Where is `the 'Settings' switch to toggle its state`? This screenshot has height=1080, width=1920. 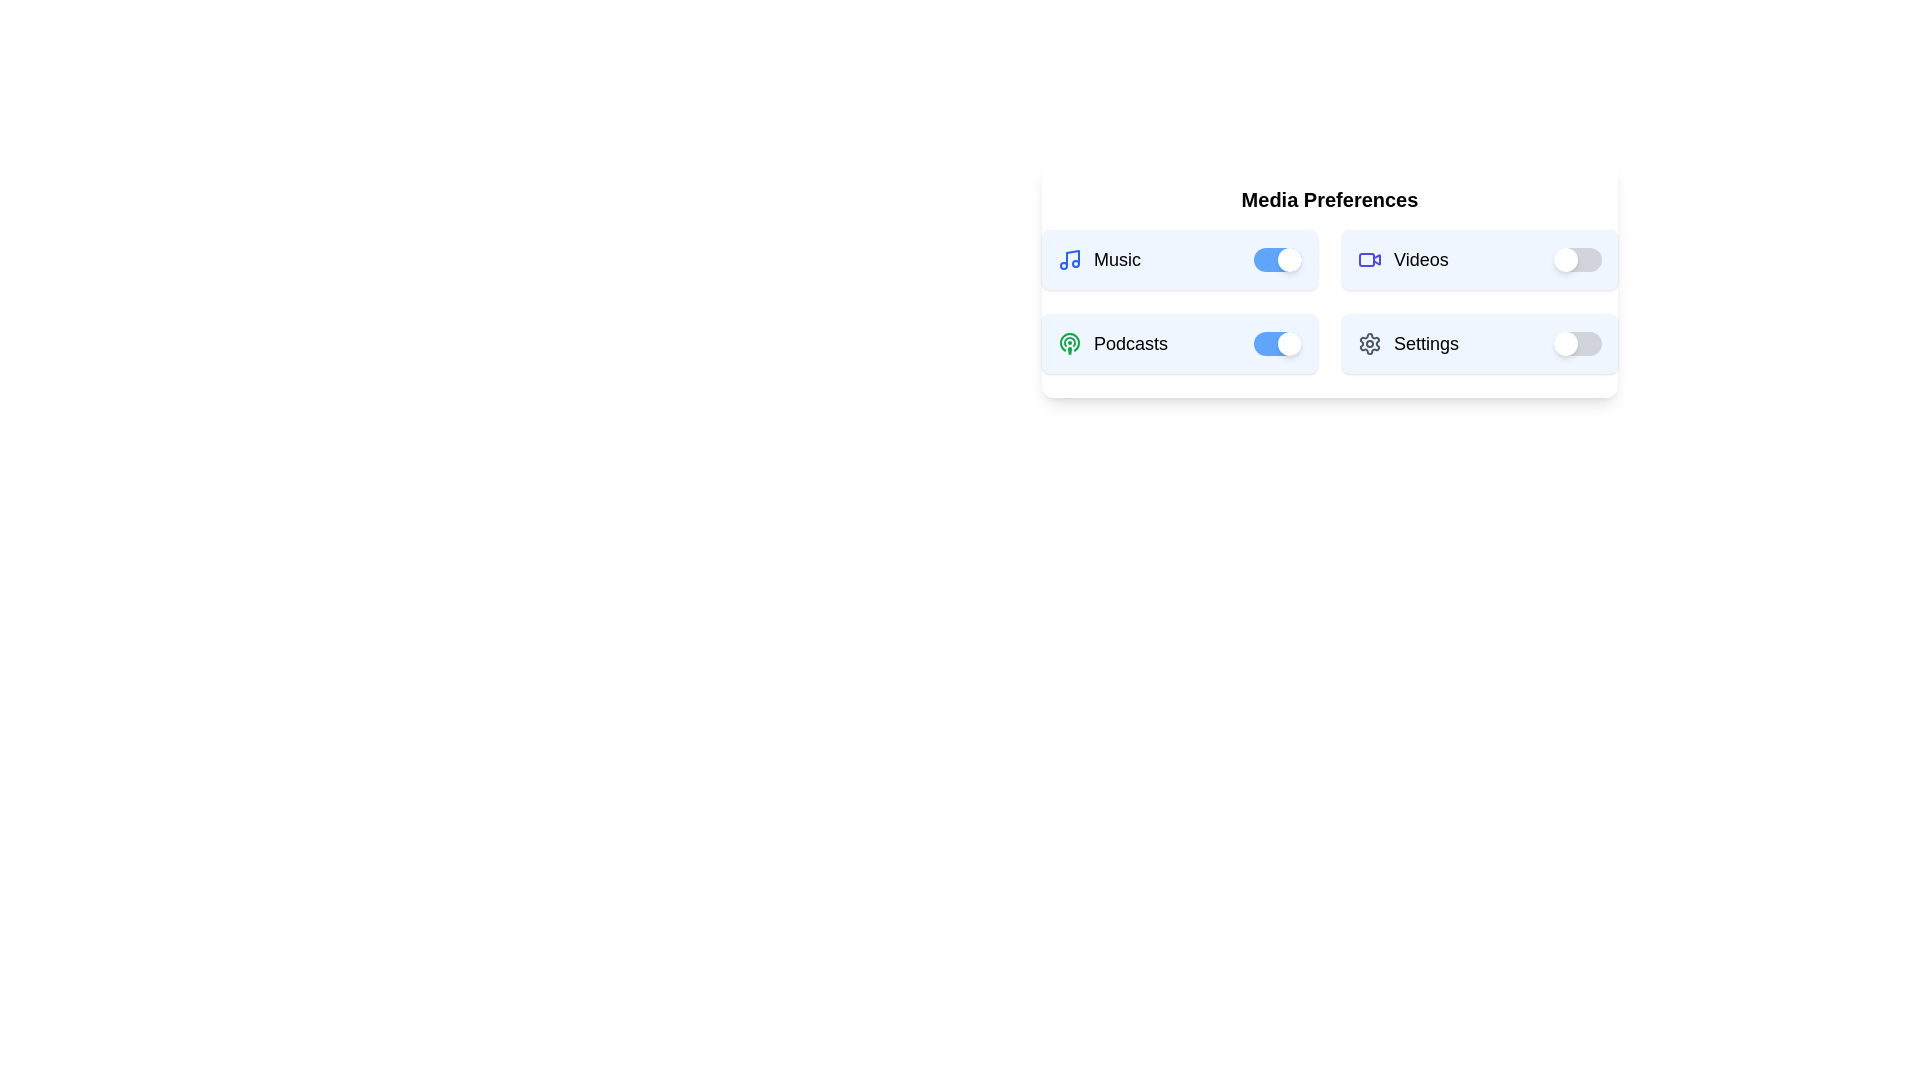
the 'Settings' switch to toggle its state is located at coordinates (1577, 342).